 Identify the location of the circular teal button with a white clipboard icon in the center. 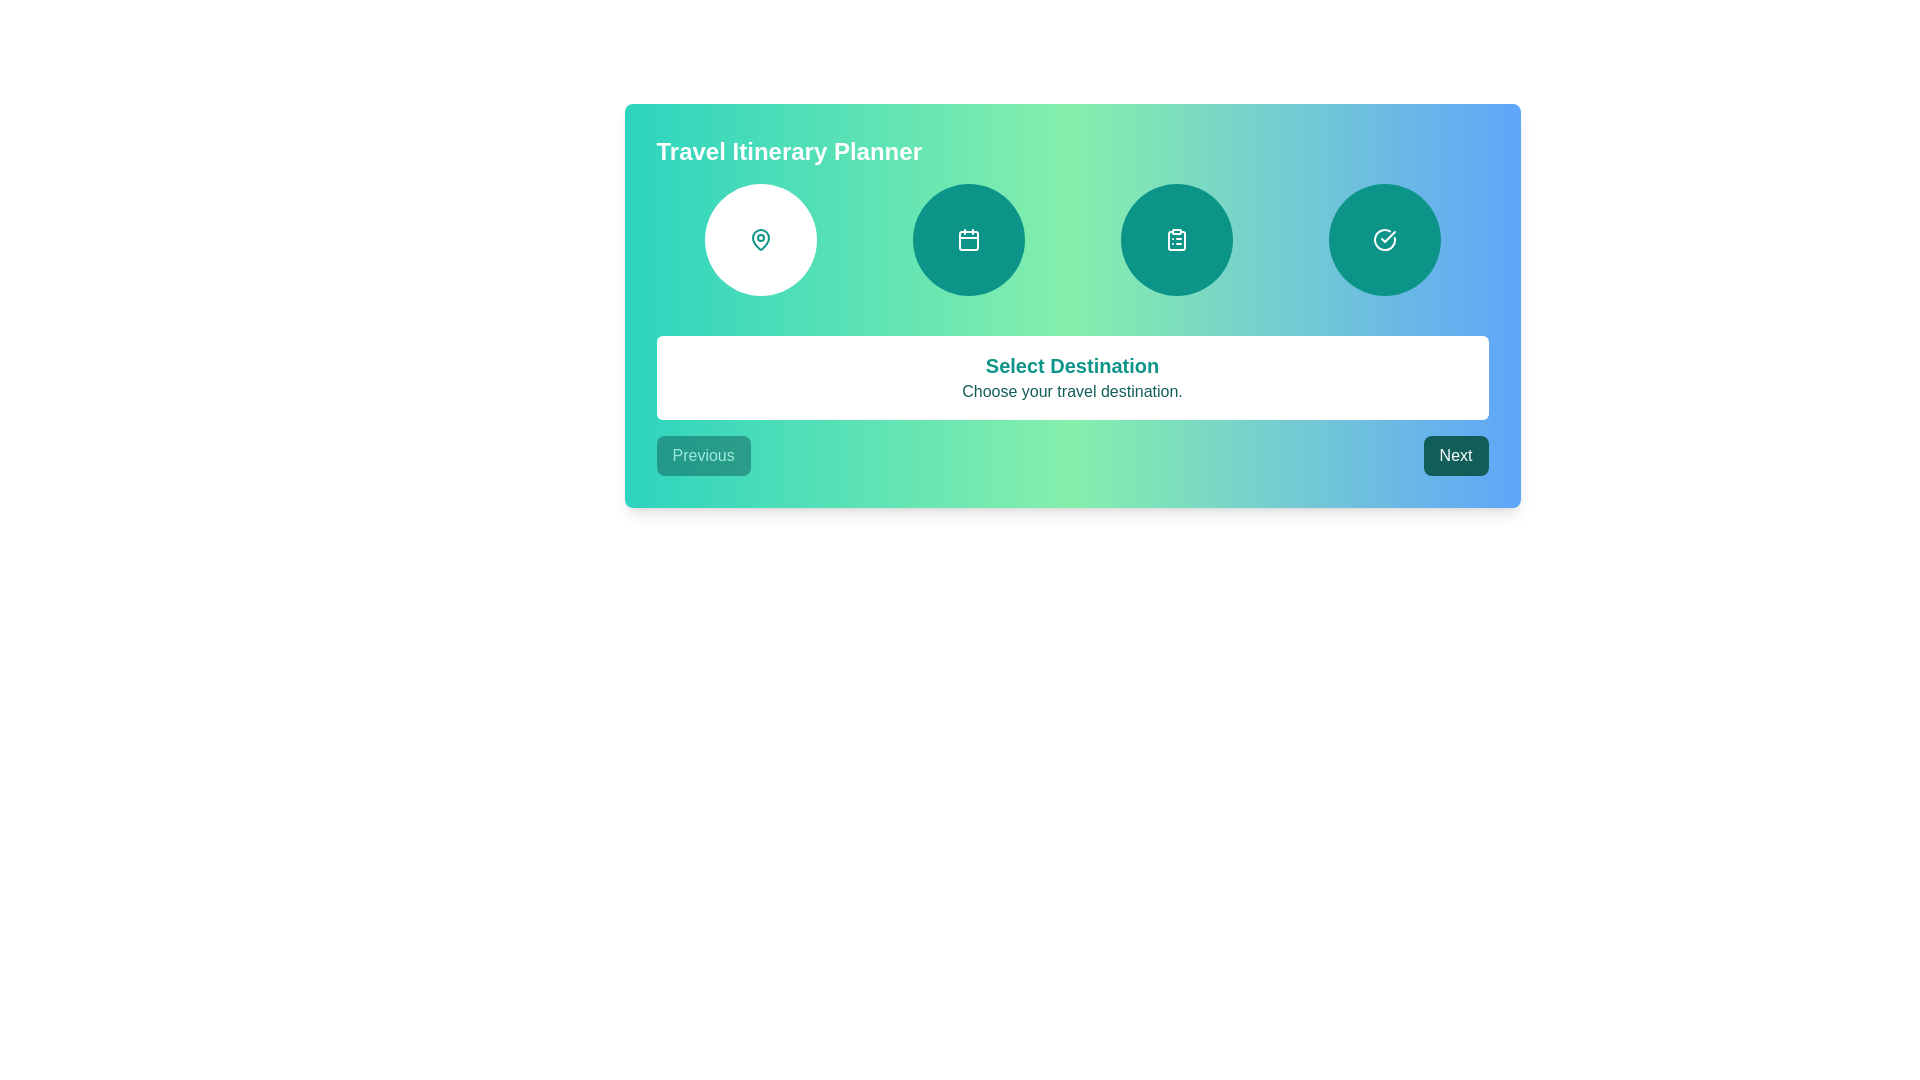
(1176, 238).